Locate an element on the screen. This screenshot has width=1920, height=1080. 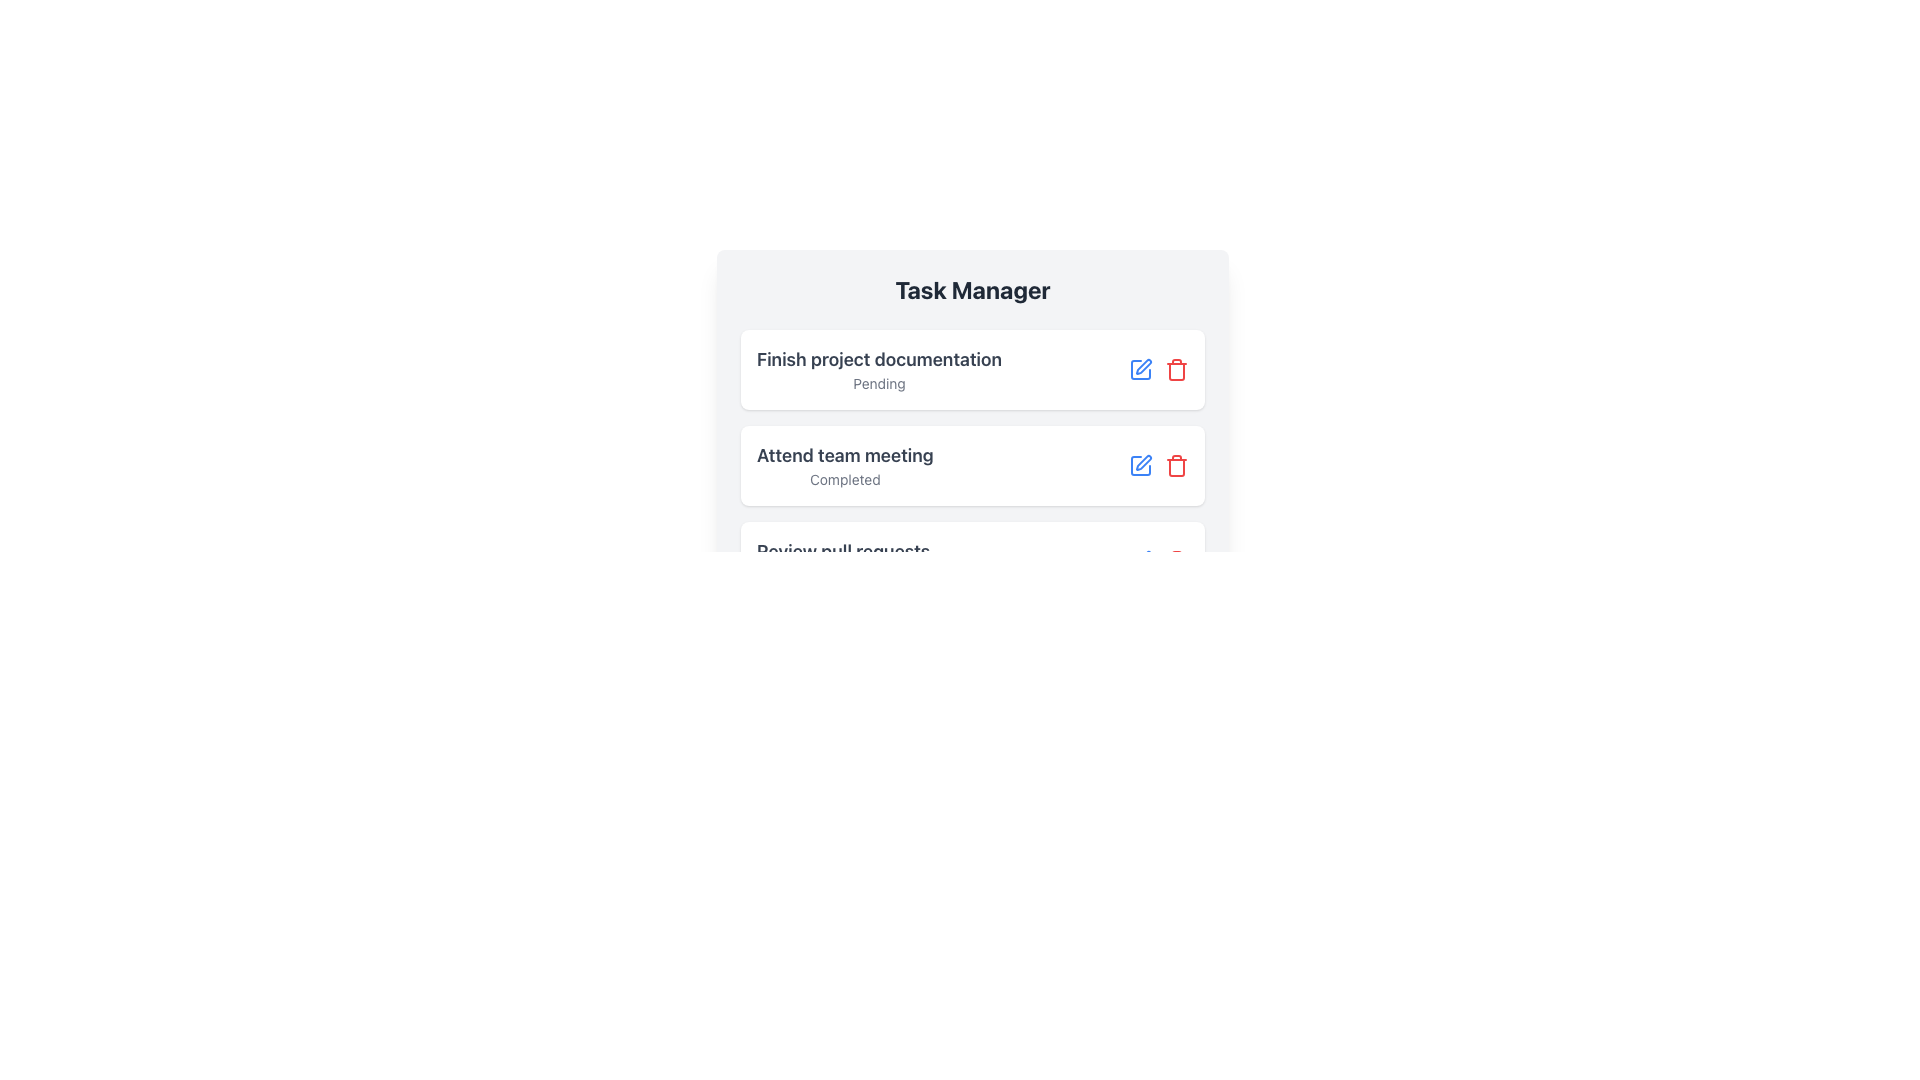
the design of the red-stroke trash can icon segment located to the right of the task entries in the second task row titled 'Attend team meeting' is located at coordinates (1176, 371).